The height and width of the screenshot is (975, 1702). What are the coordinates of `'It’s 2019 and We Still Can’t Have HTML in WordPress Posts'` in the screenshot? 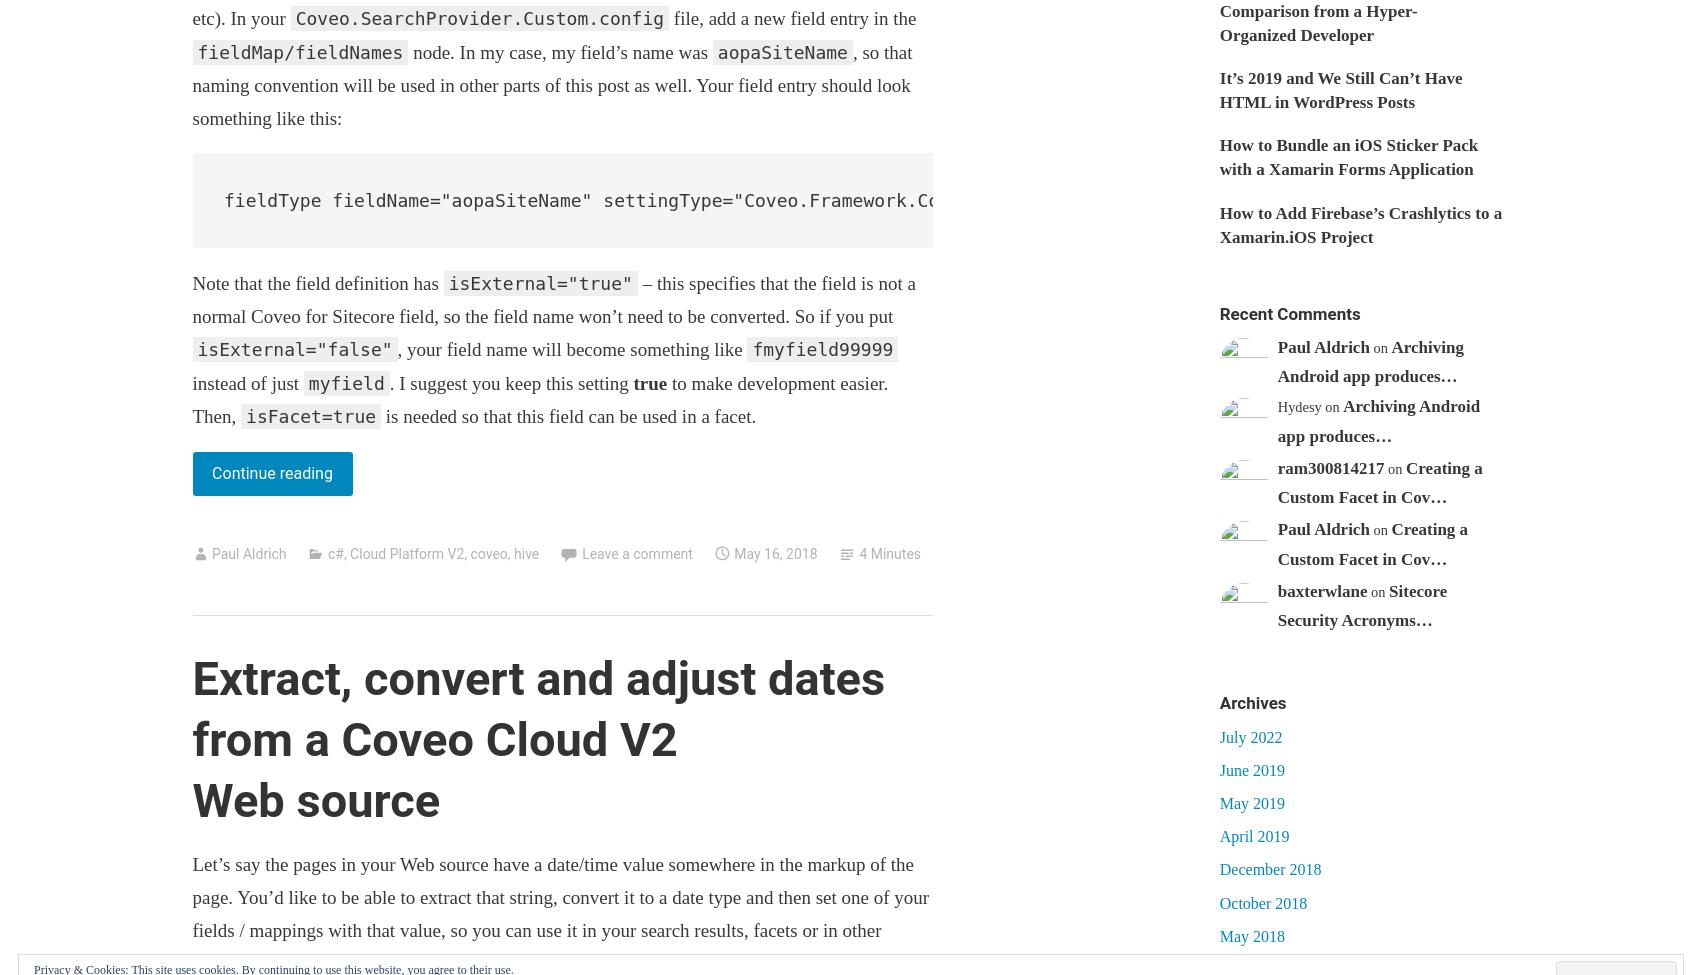 It's located at (1339, 90).